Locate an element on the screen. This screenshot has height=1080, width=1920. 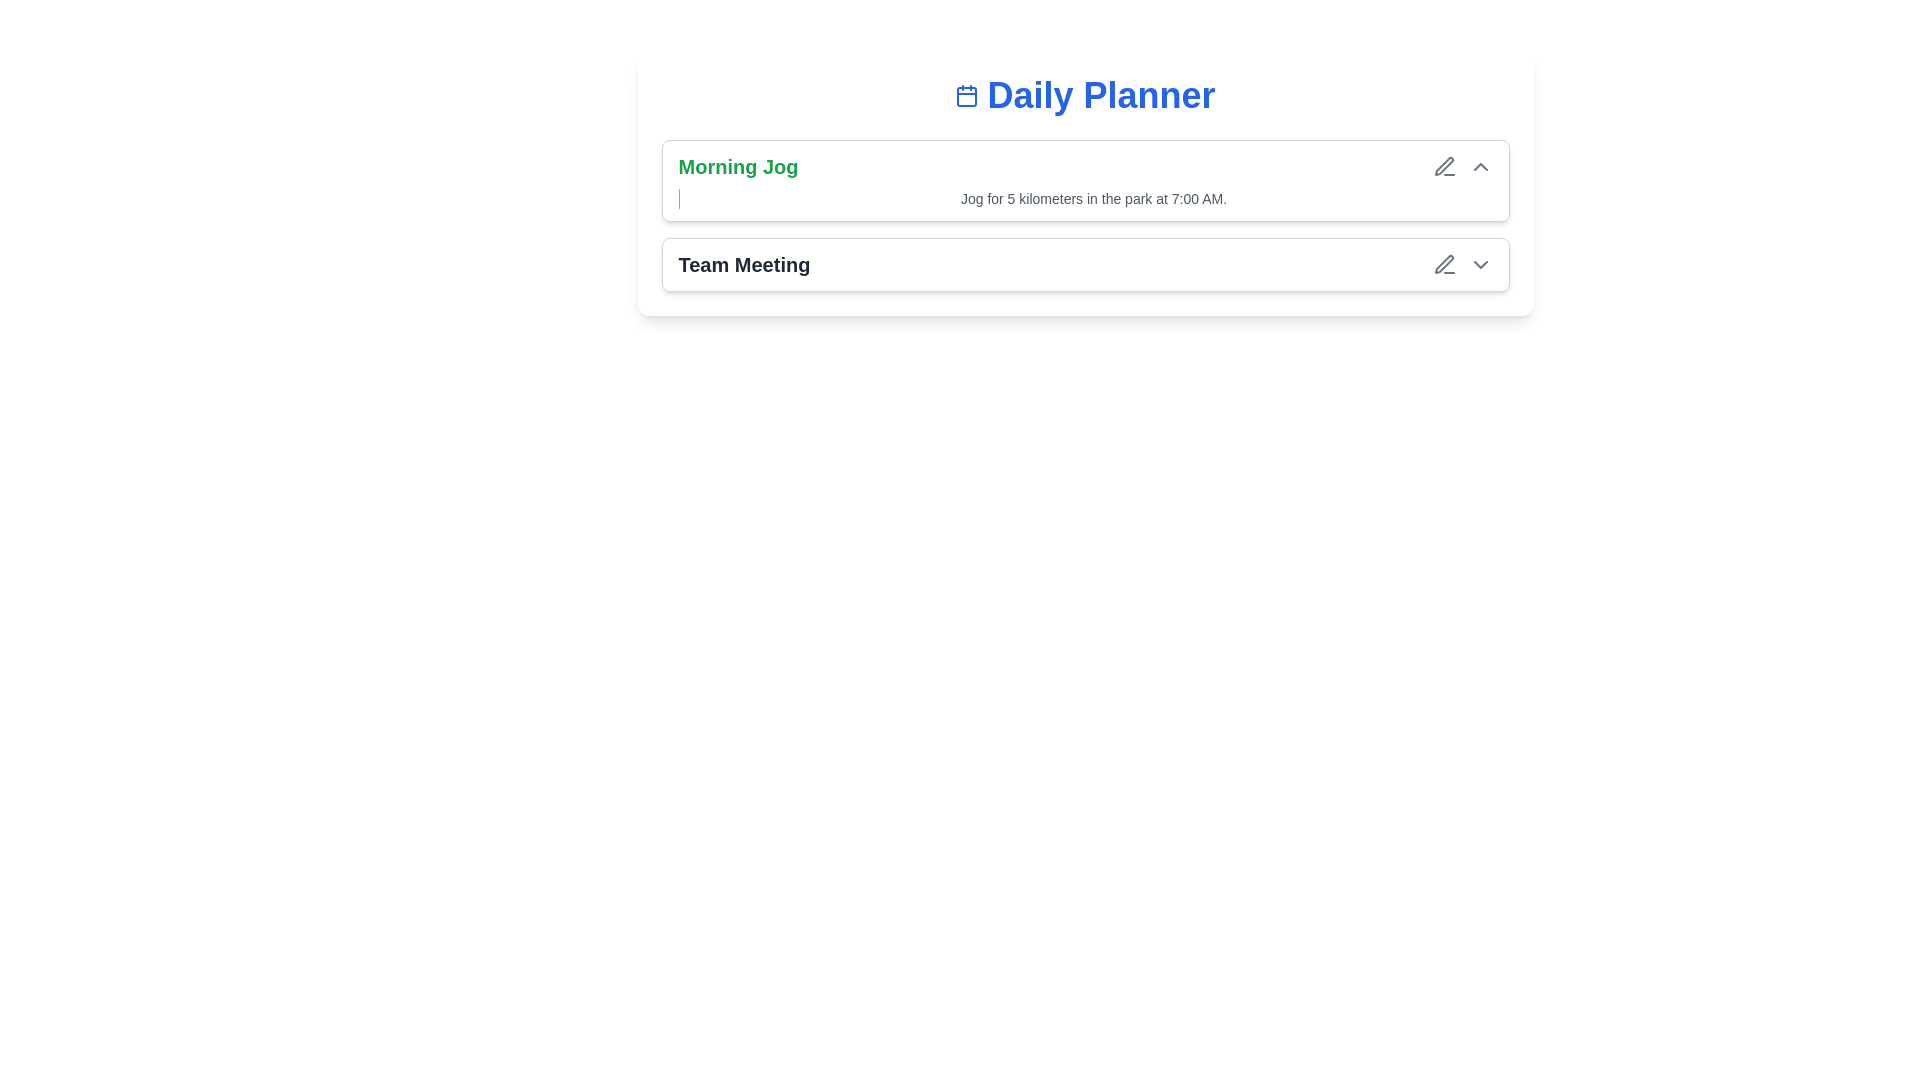
the small pen icon button located to the far-right of the 'Morning Jog' task in the daily planner interface is located at coordinates (1444, 165).